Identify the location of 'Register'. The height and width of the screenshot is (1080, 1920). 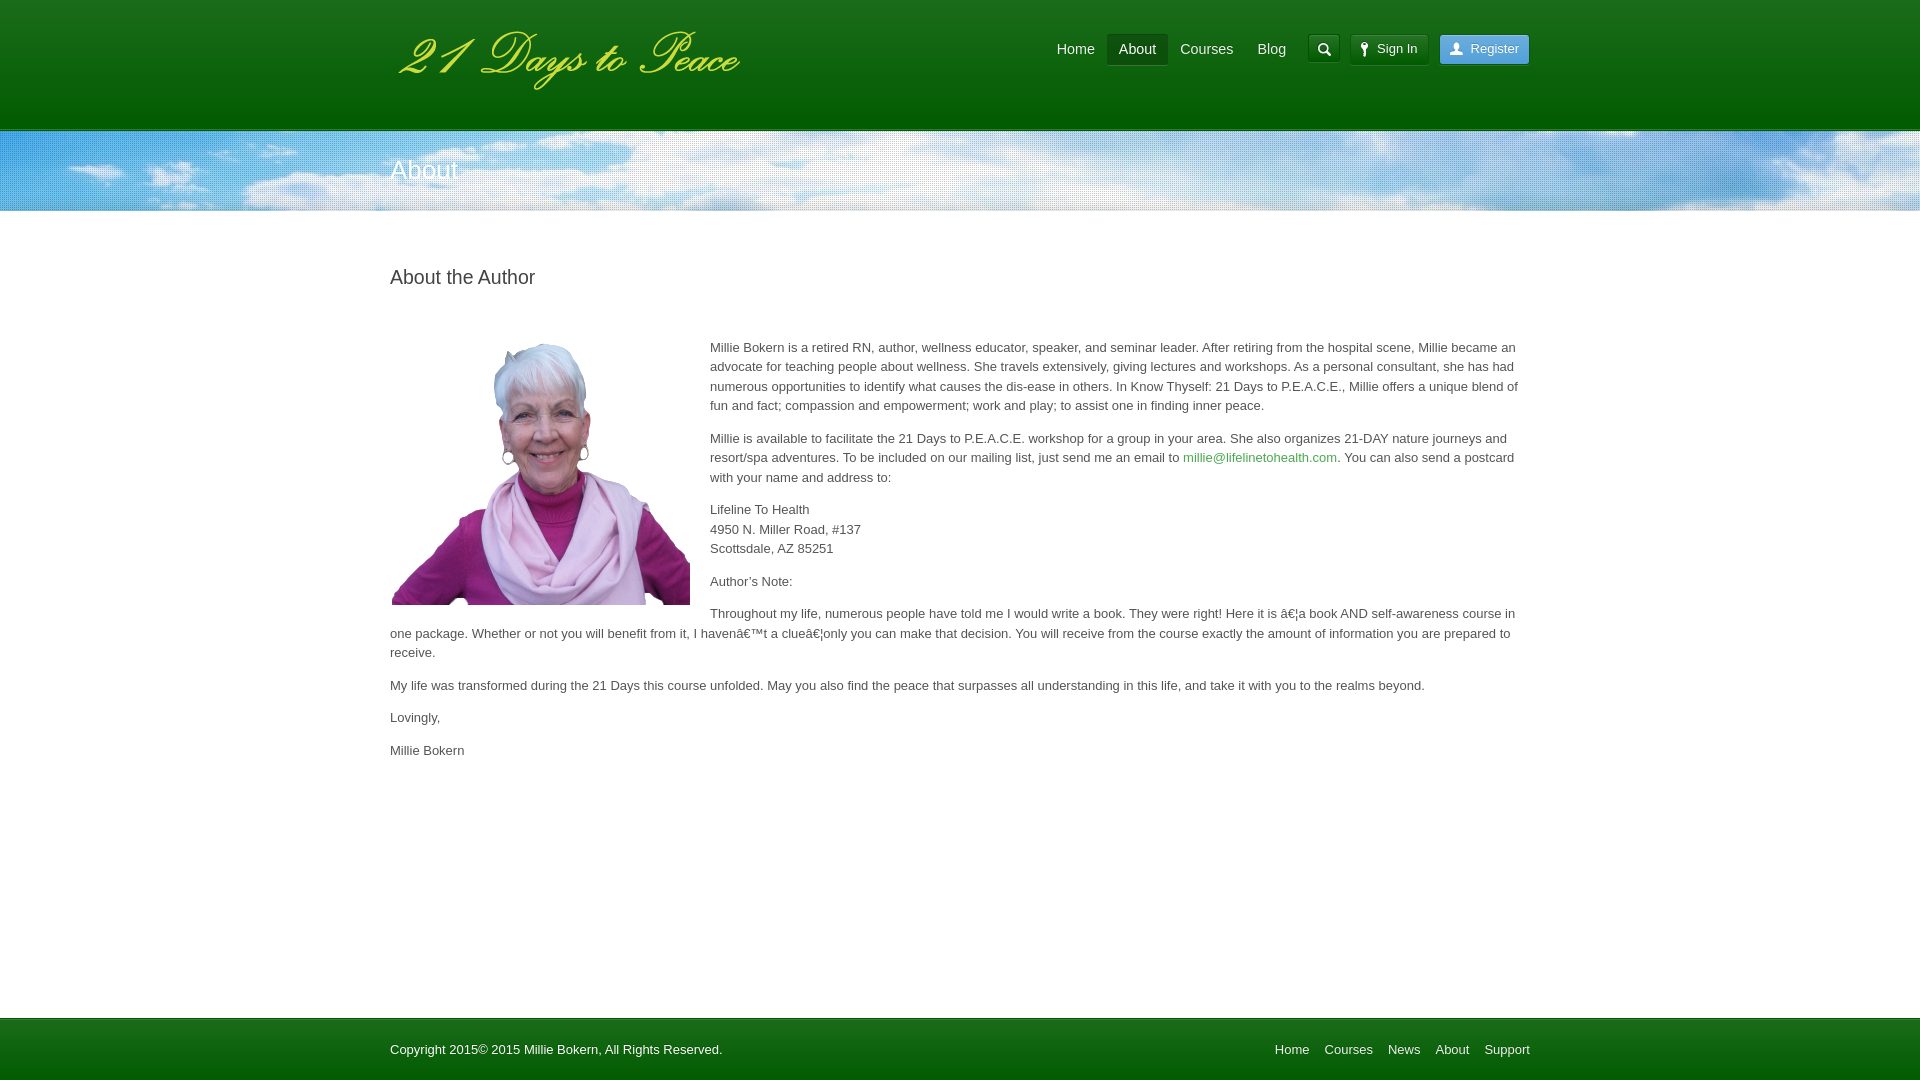
(1484, 48).